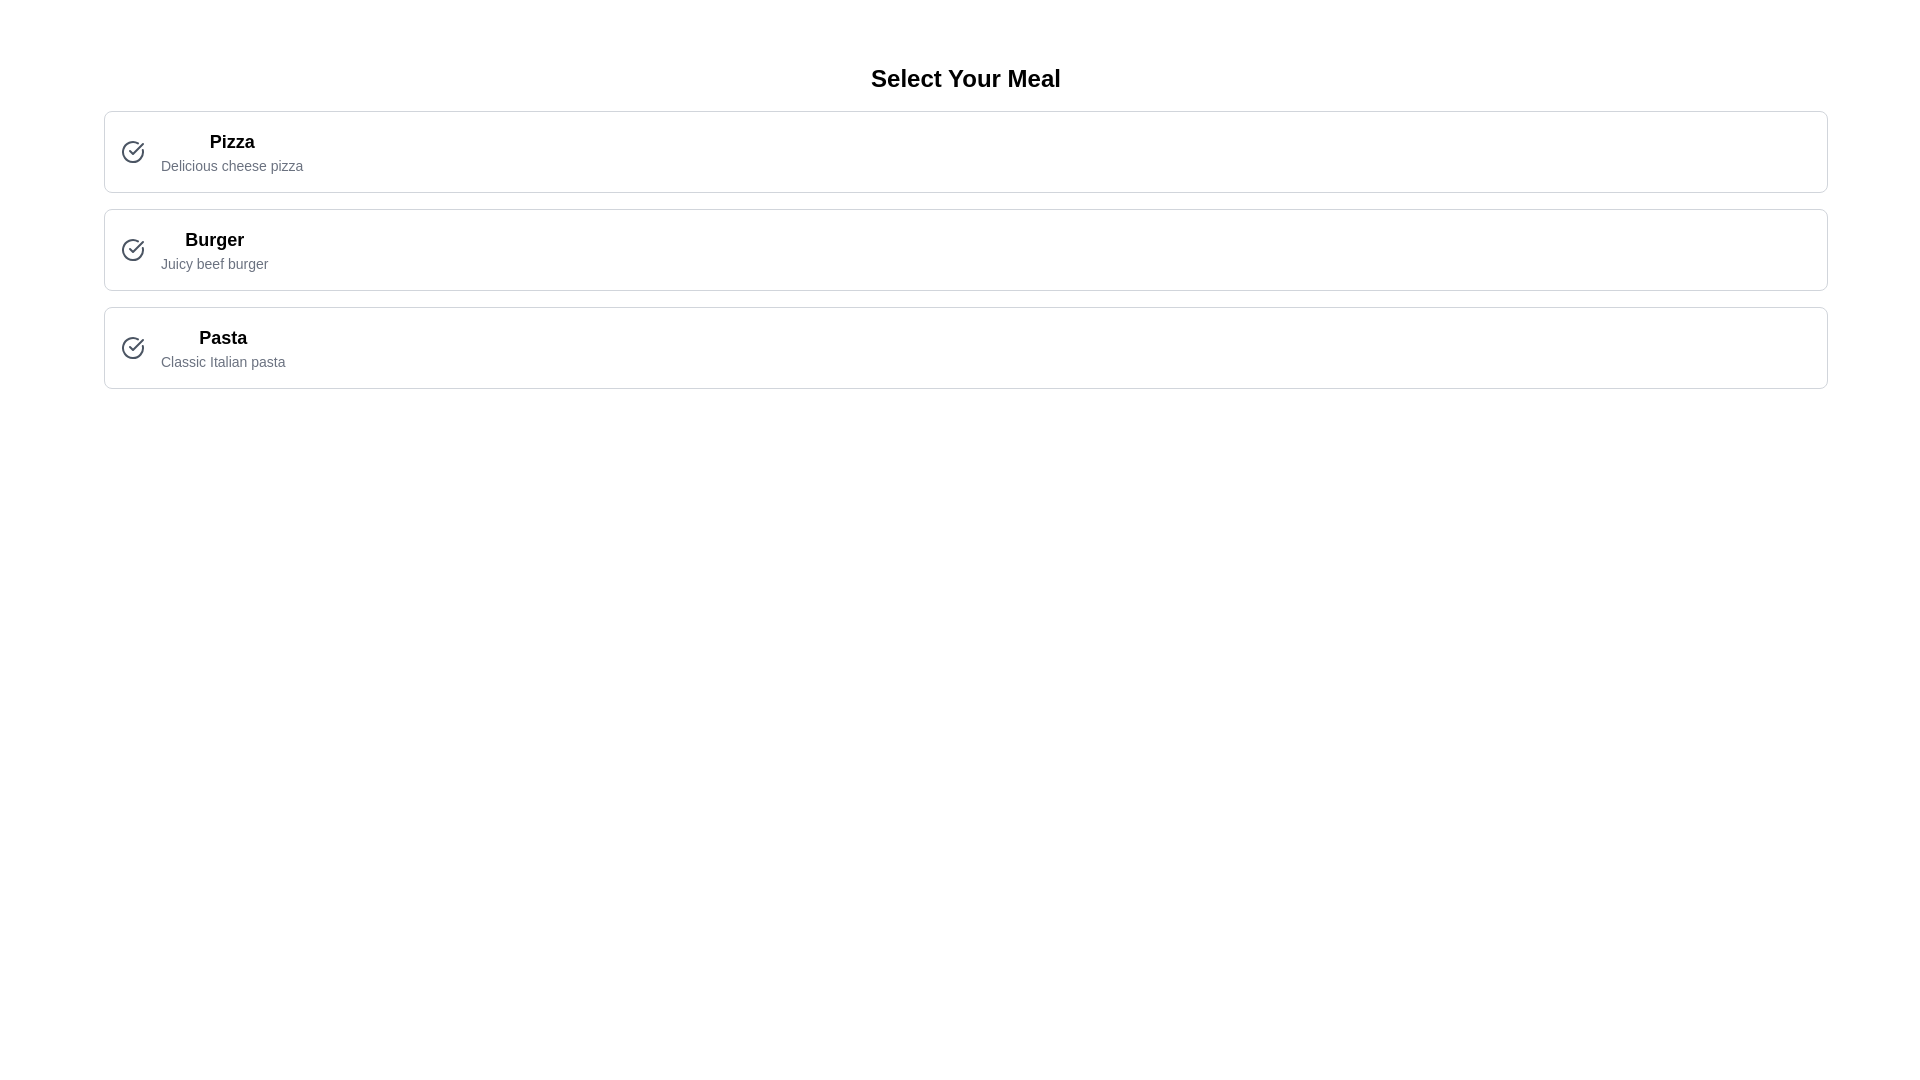 The height and width of the screenshot is (1080, 1920). What do you see at coordinates (132, 150) in the screenshot?
I see `the decorative or status indicator icon located beside the text 'Pizza' and 'Delicious cheese pizza'` at bounding box center [132, 150].